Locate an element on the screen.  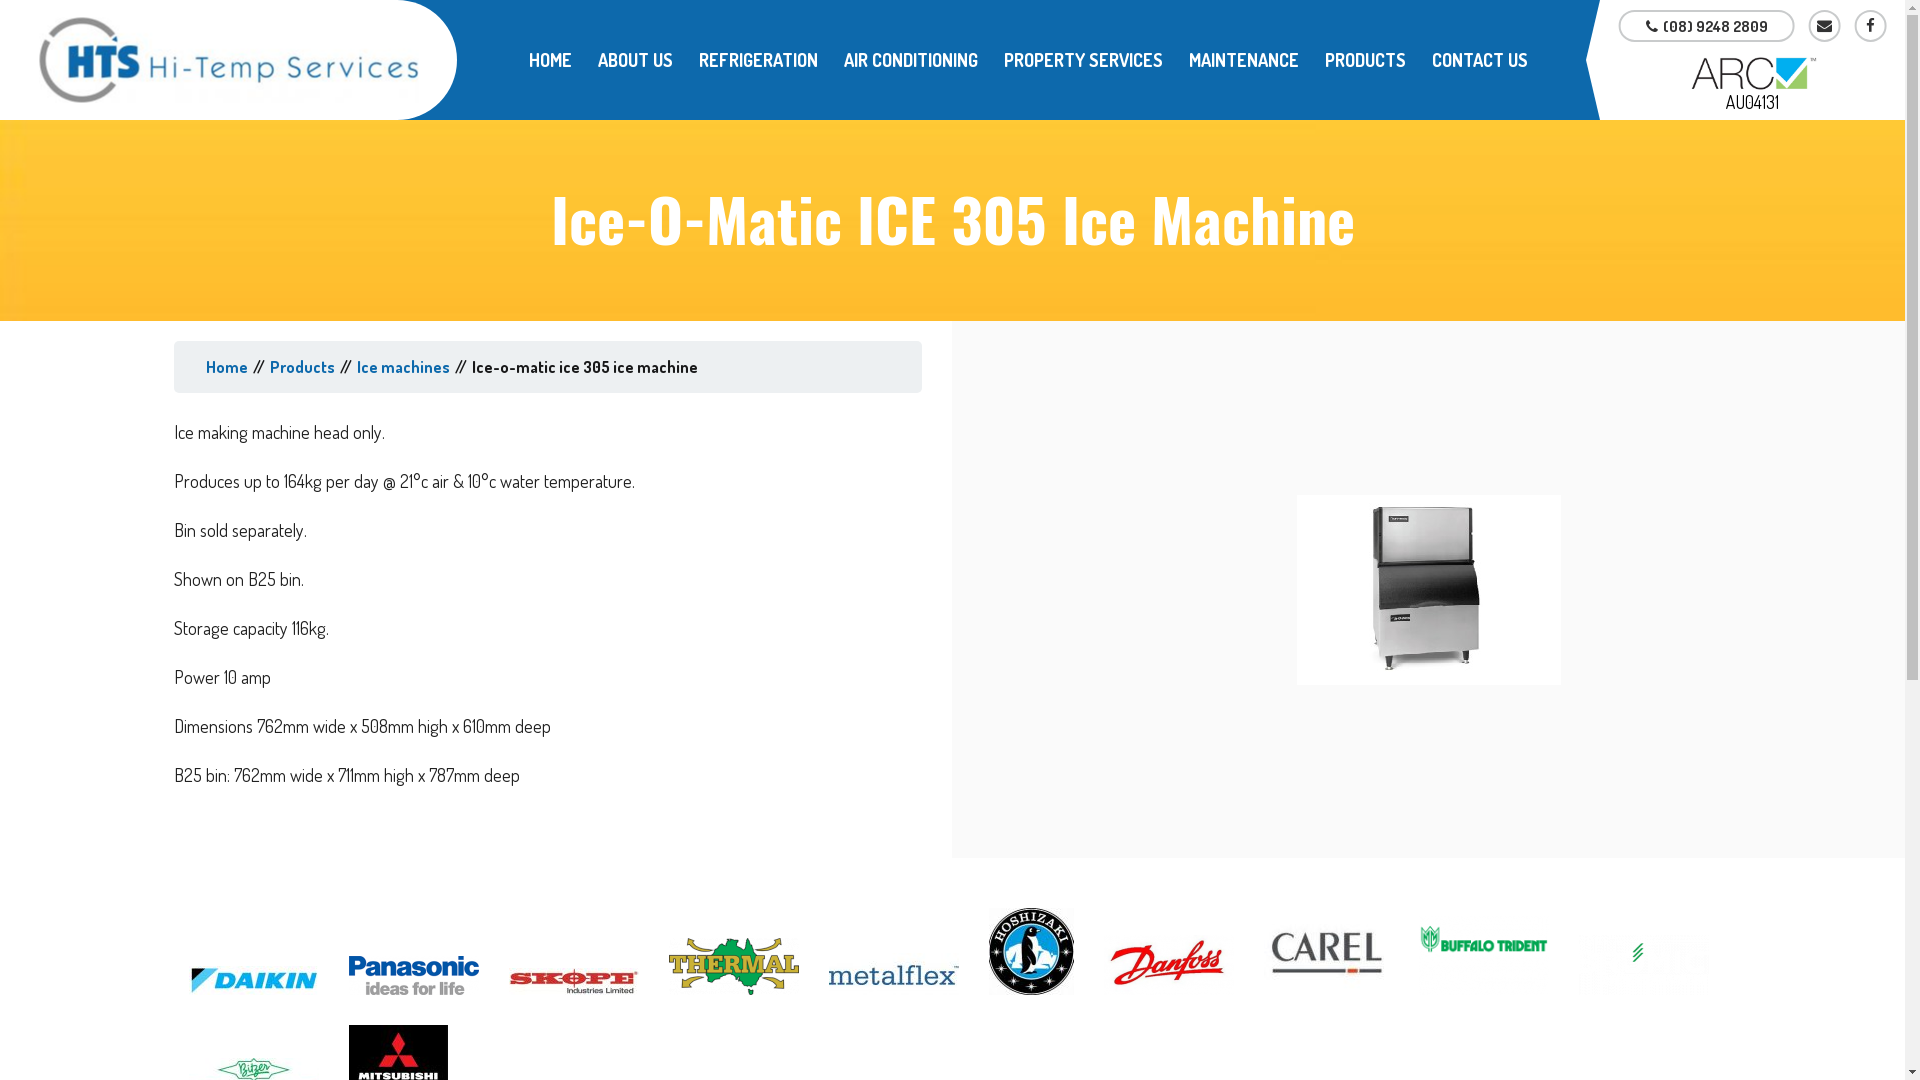
'CONTACT US' is located at coordinates (1479, 59).